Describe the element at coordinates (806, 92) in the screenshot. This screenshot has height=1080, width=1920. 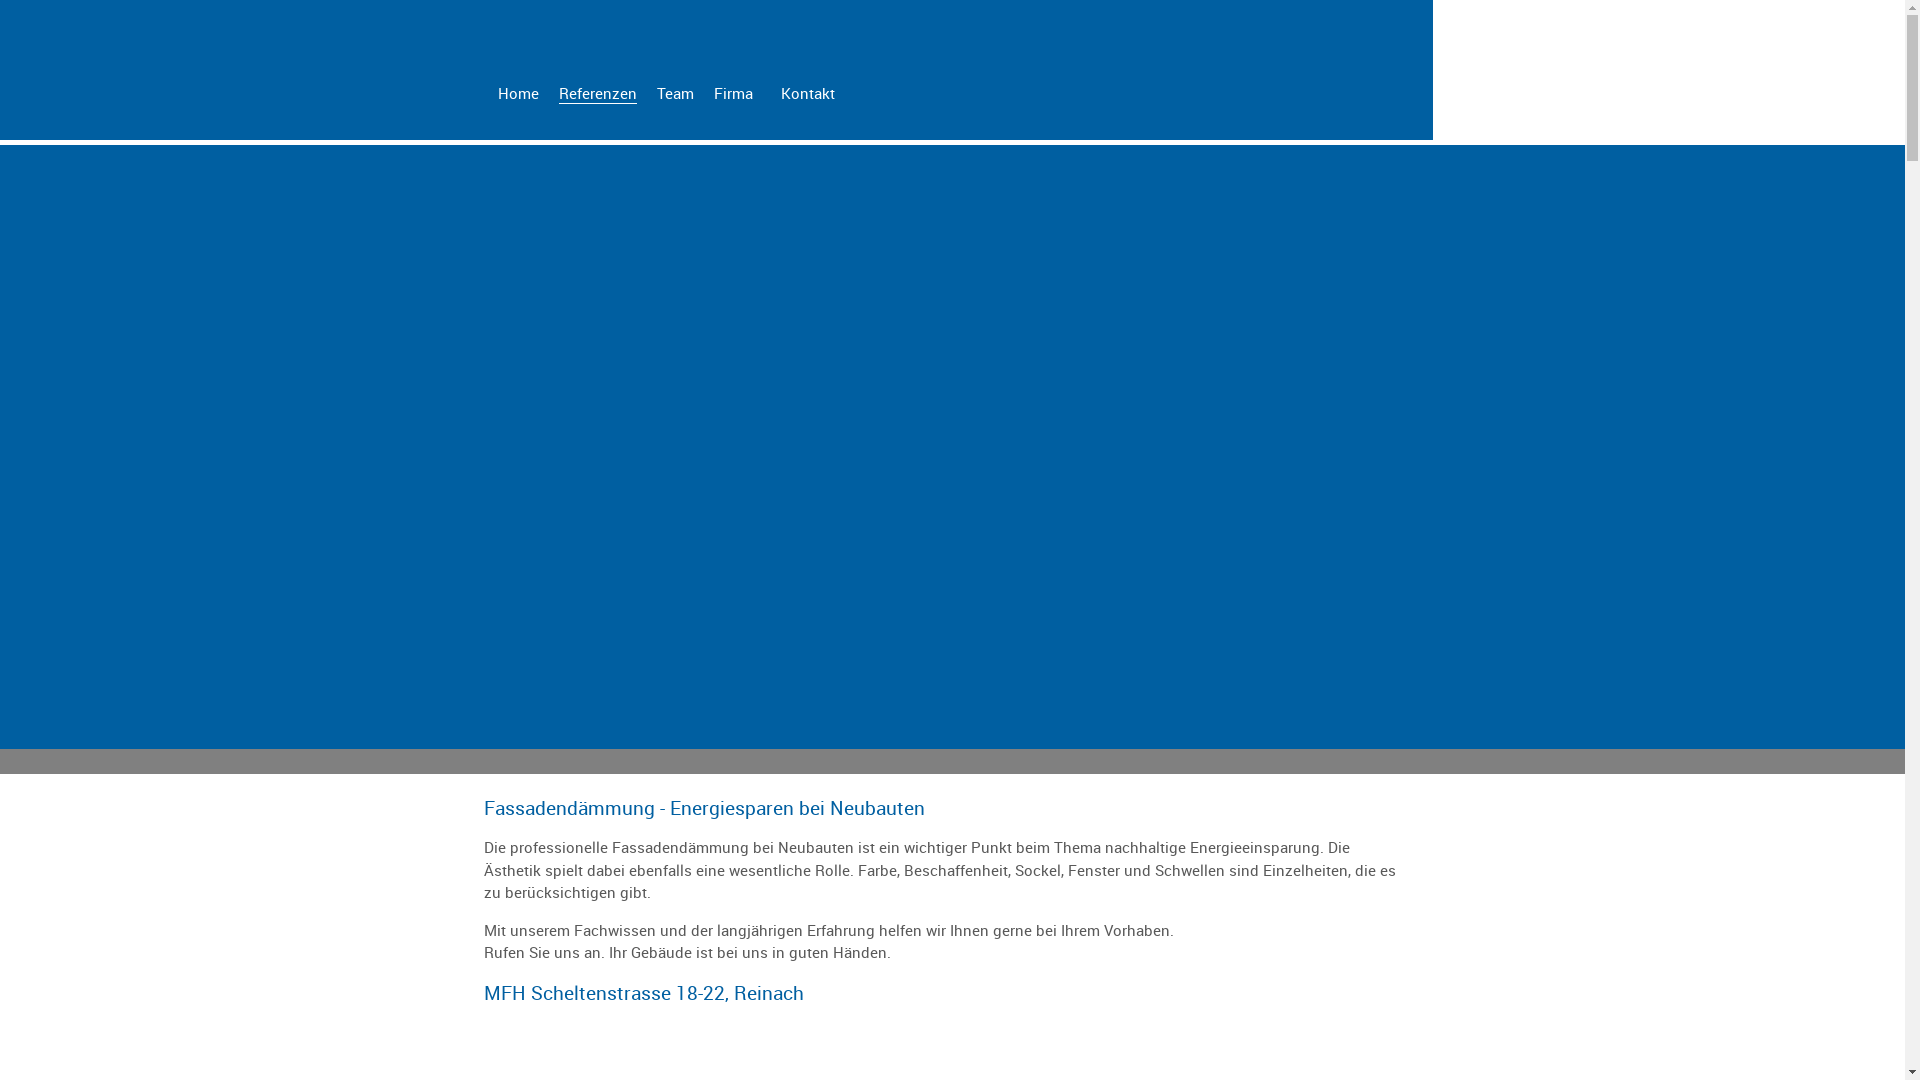
I see `'Kontakt'` at that location.